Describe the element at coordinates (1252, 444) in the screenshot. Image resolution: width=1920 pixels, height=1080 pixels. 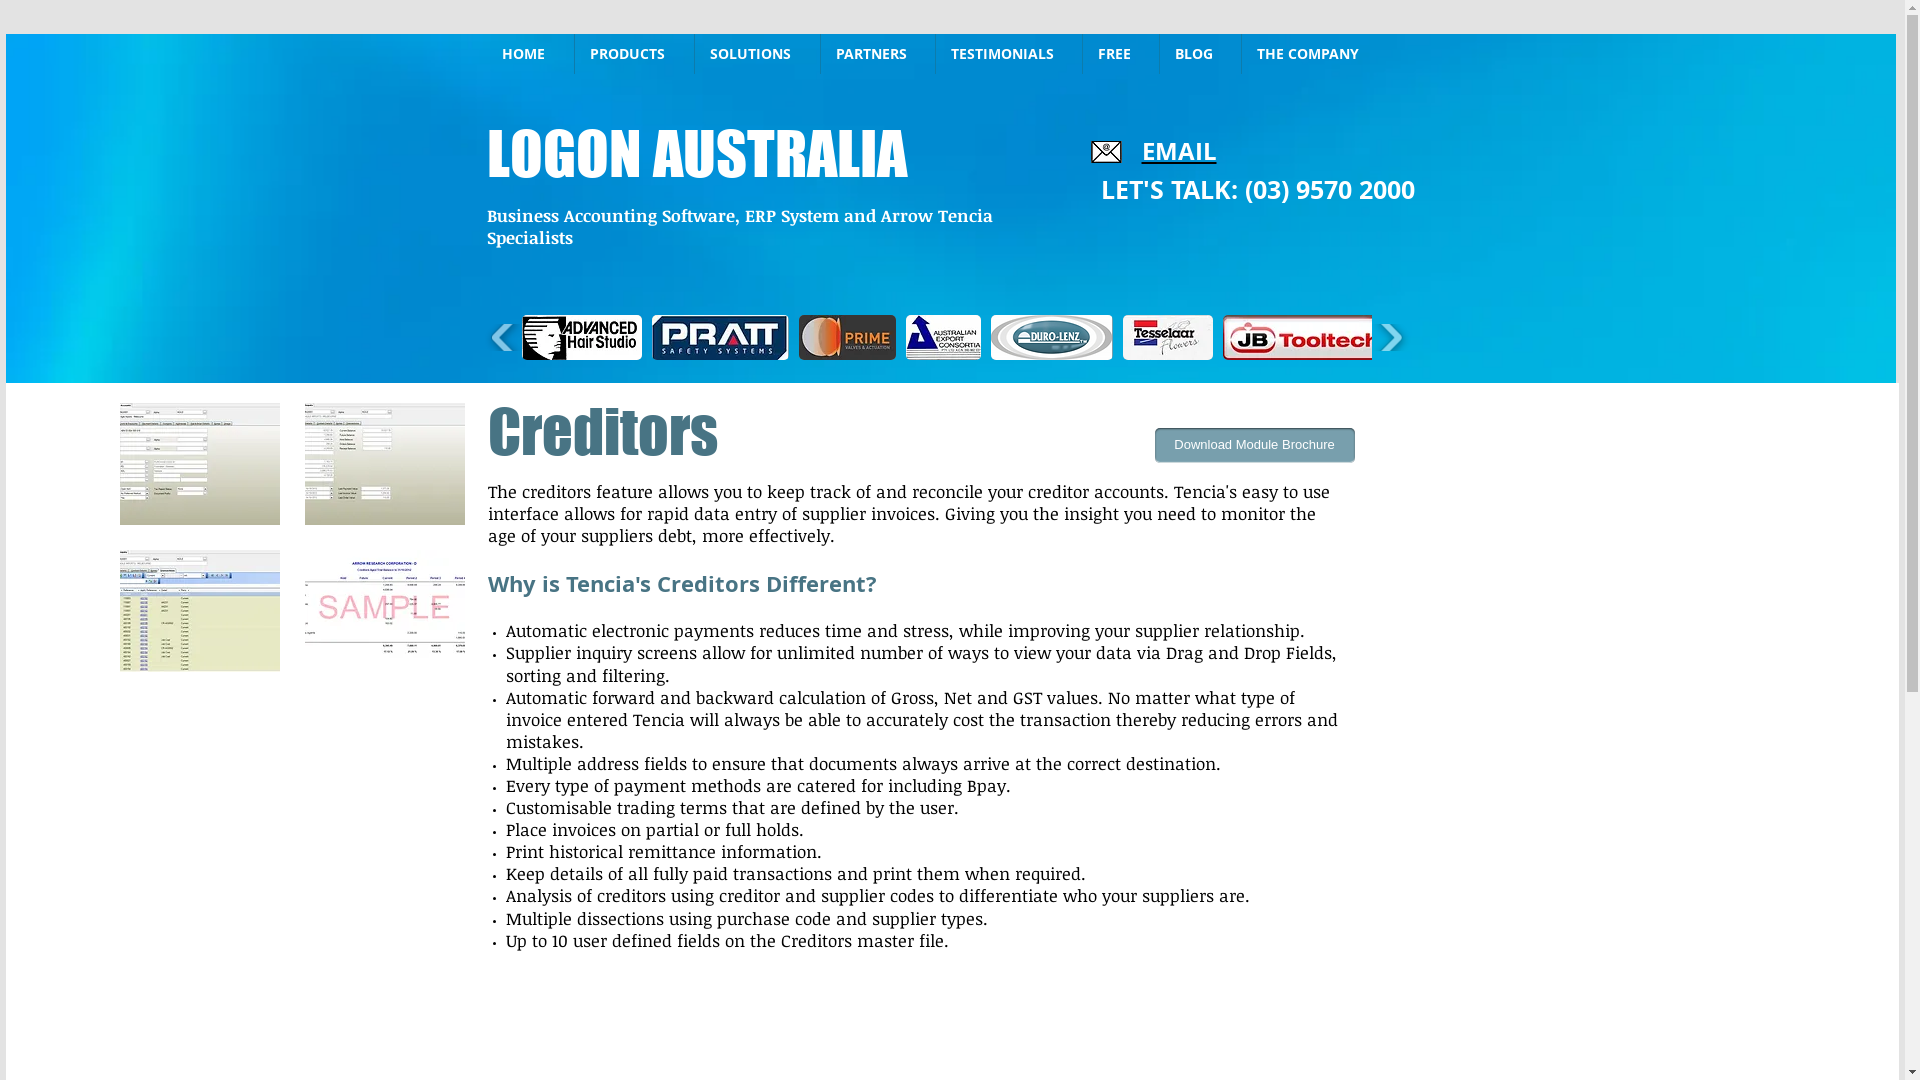
I see `'Download Module Brochure'` at that location.